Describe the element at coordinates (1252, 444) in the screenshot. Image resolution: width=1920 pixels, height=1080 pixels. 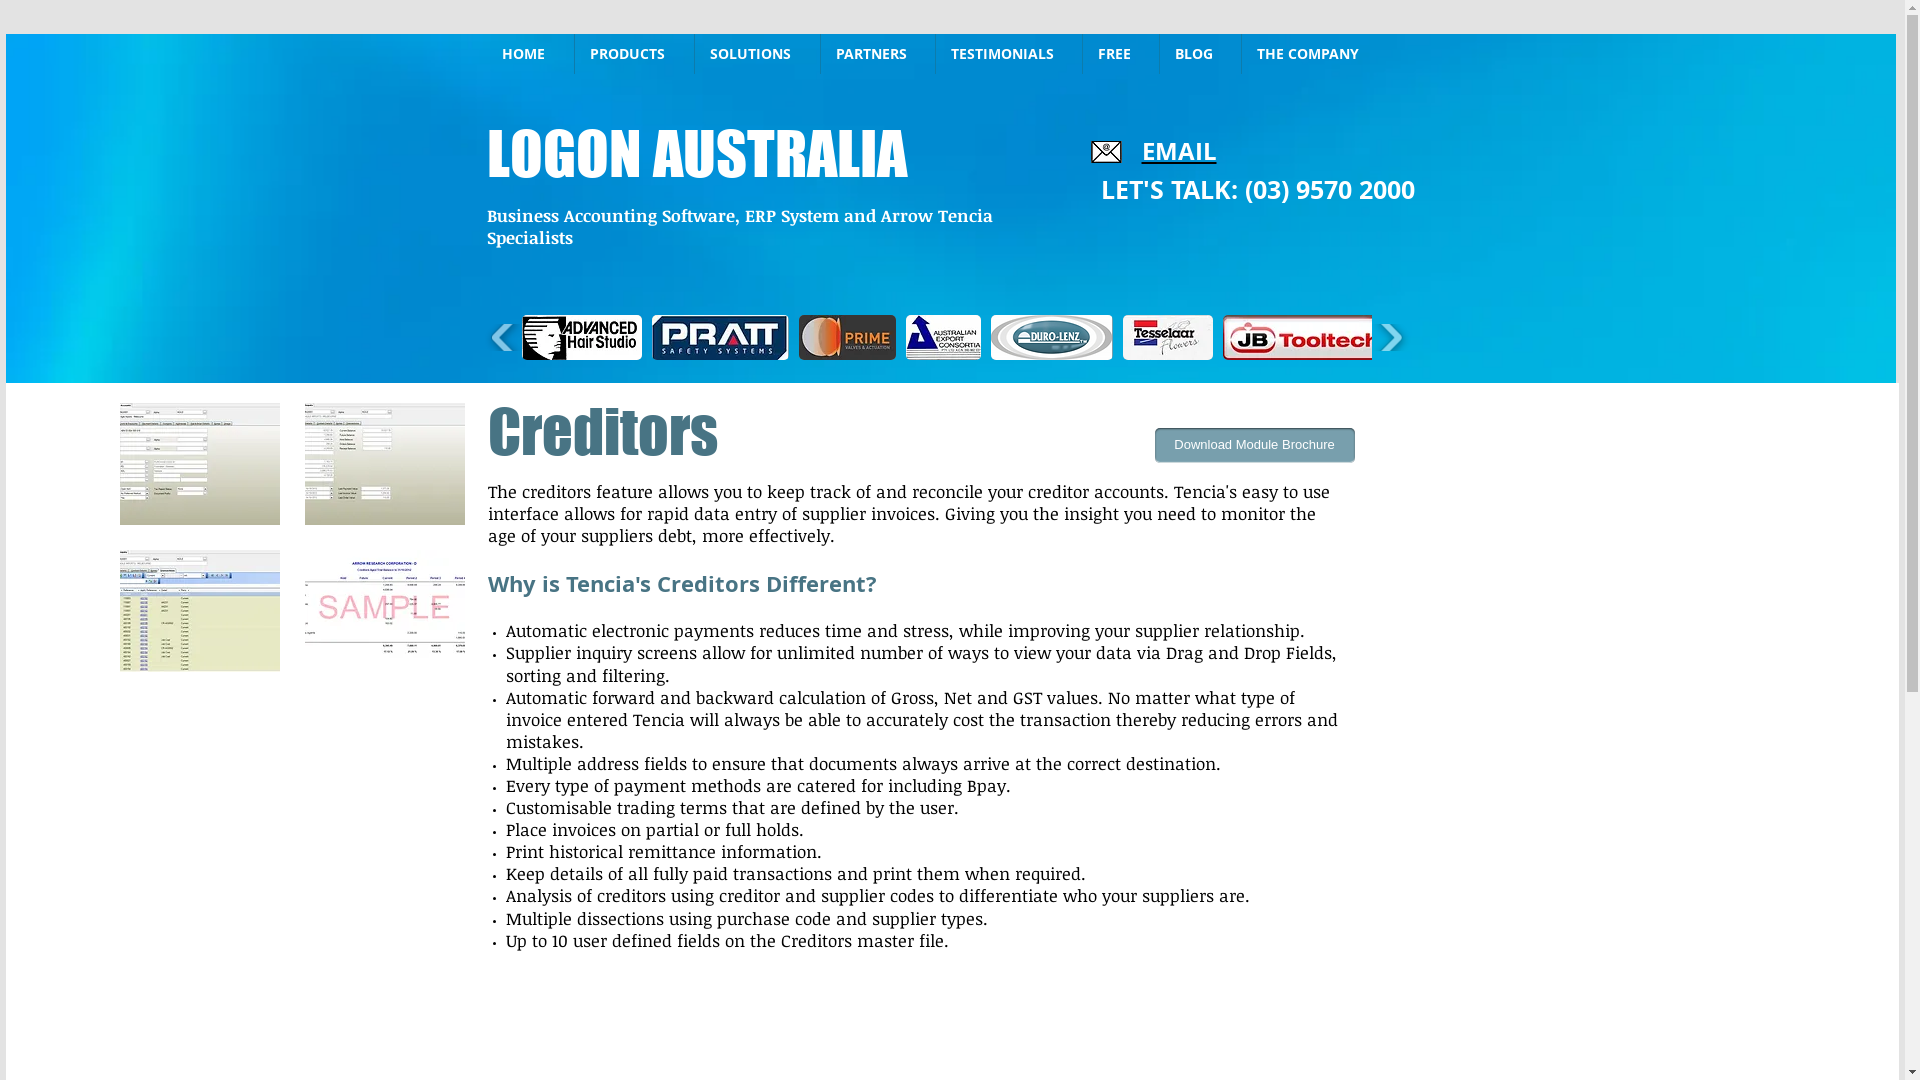
I see `'Download Module Brochure'` at that location.